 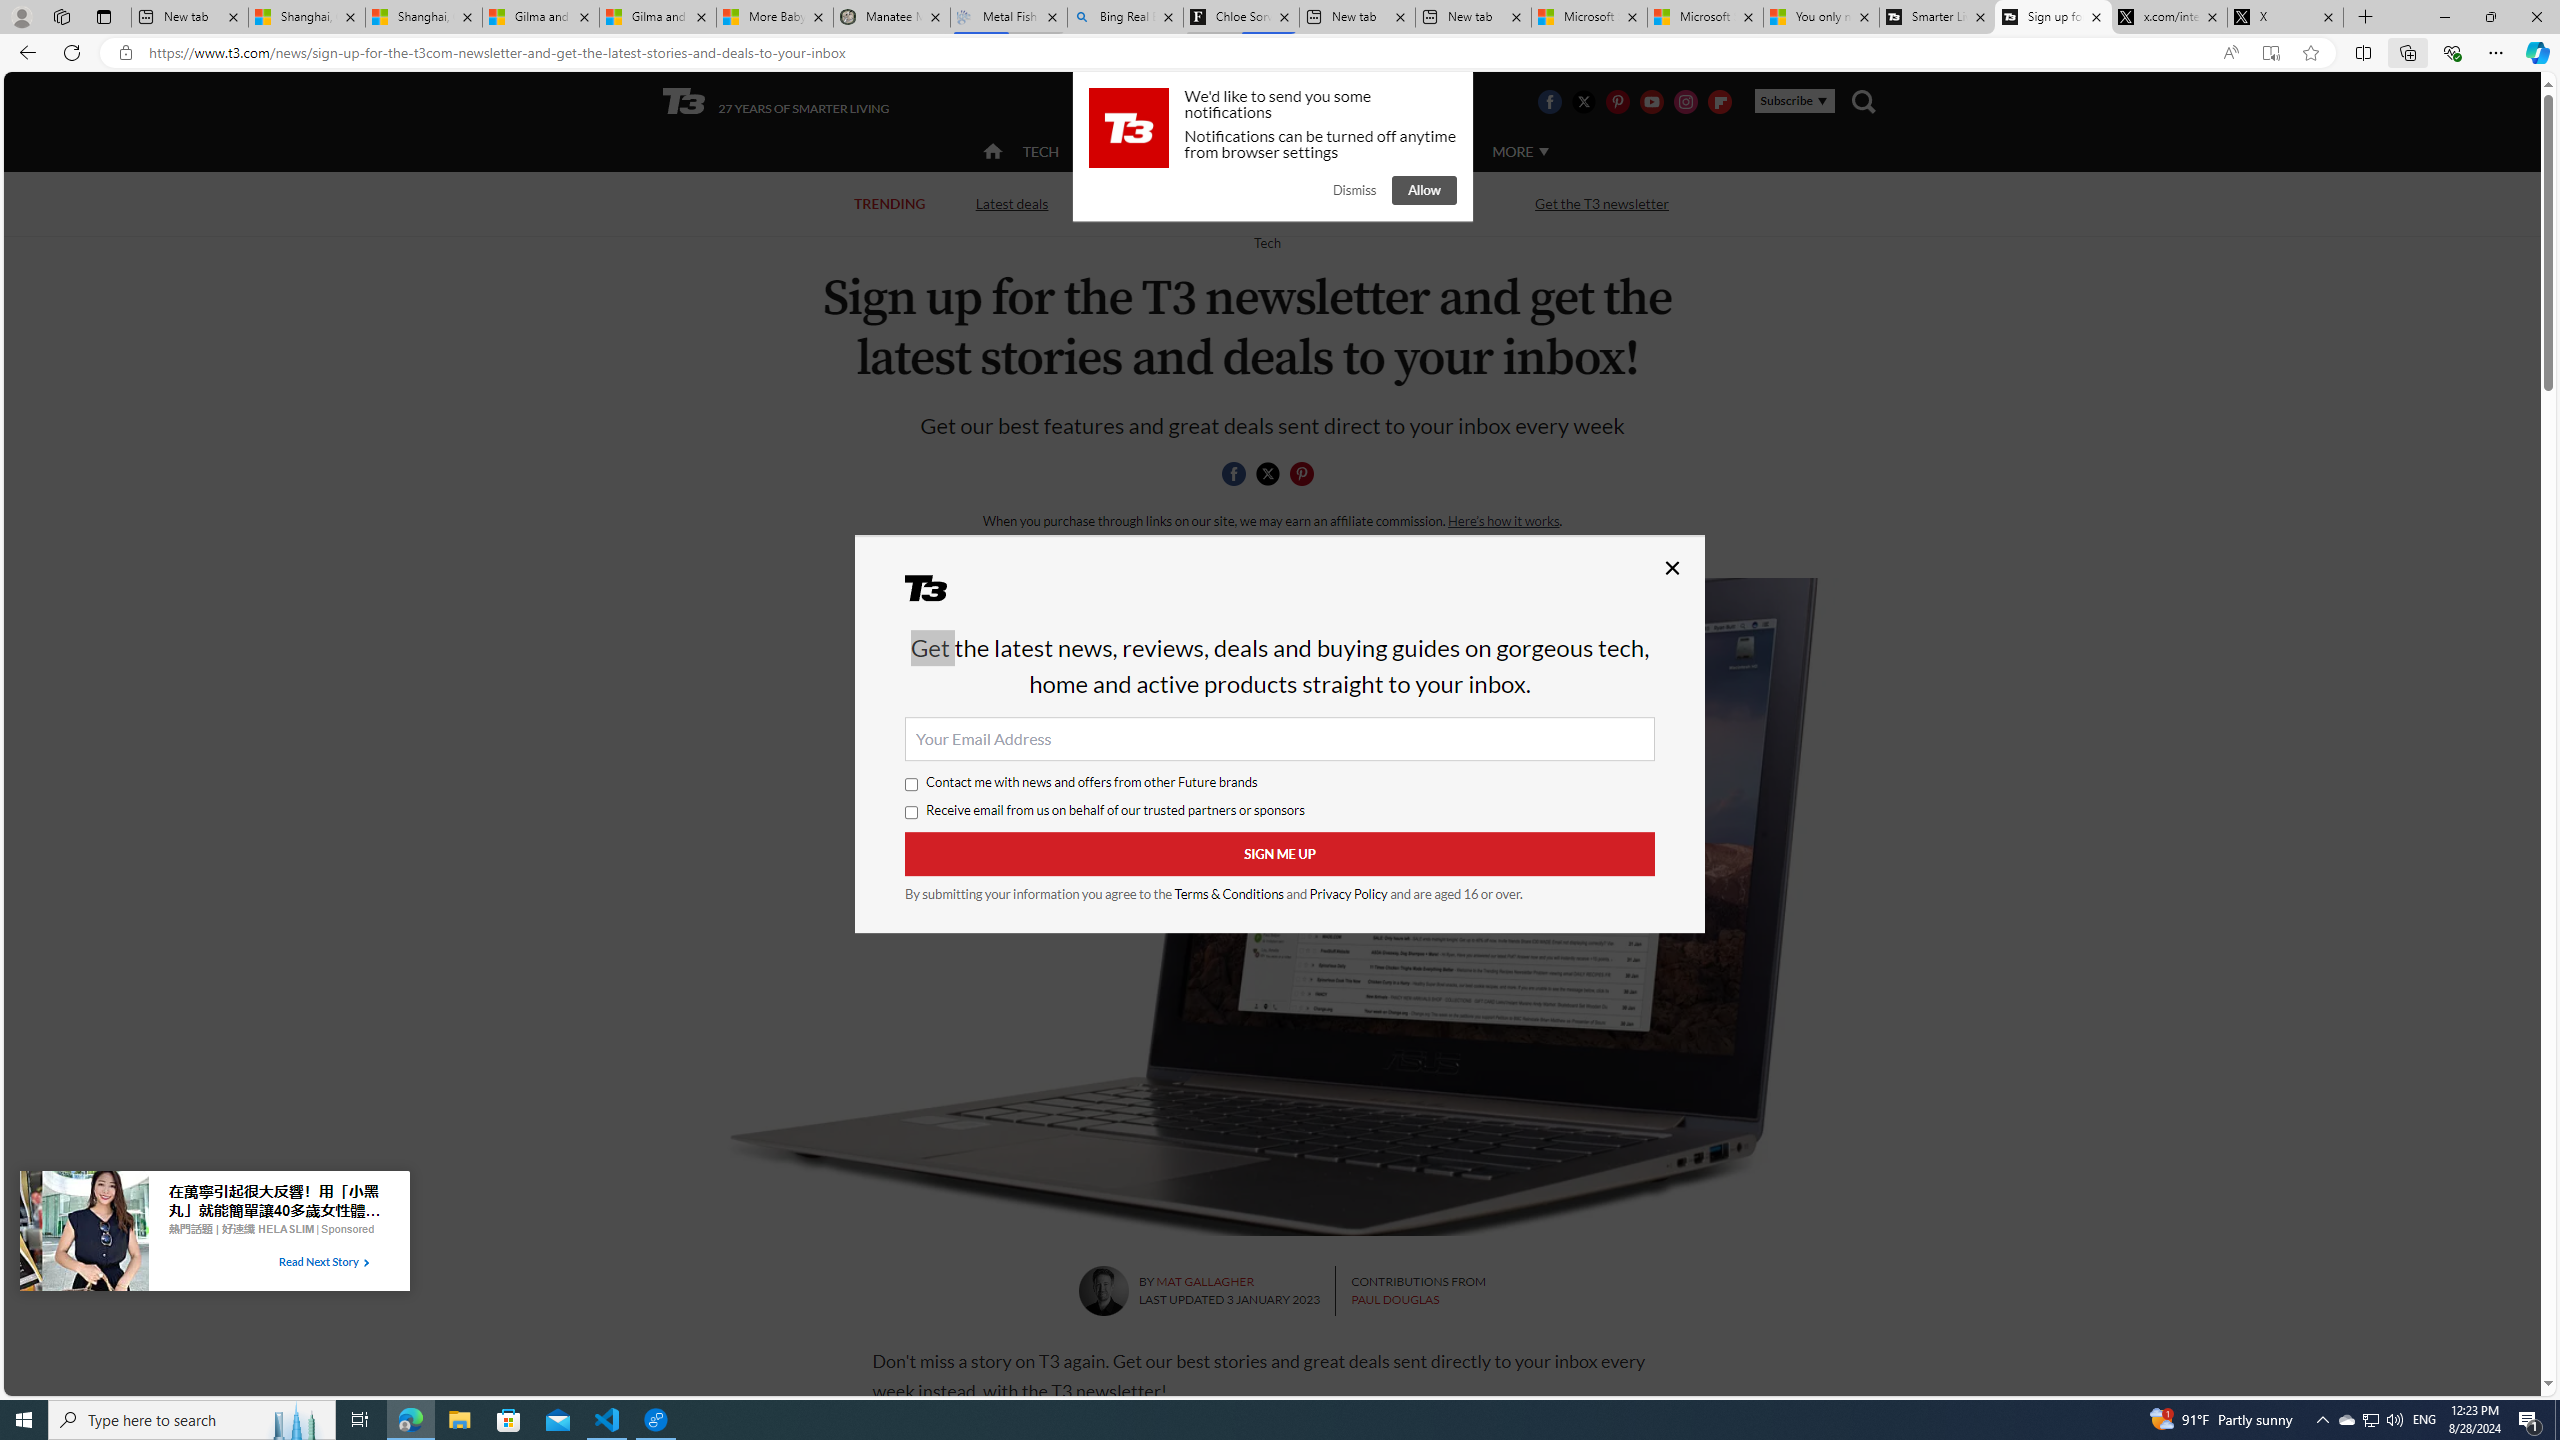 I want to click on 'Tech', so click(x=1267, y=241).